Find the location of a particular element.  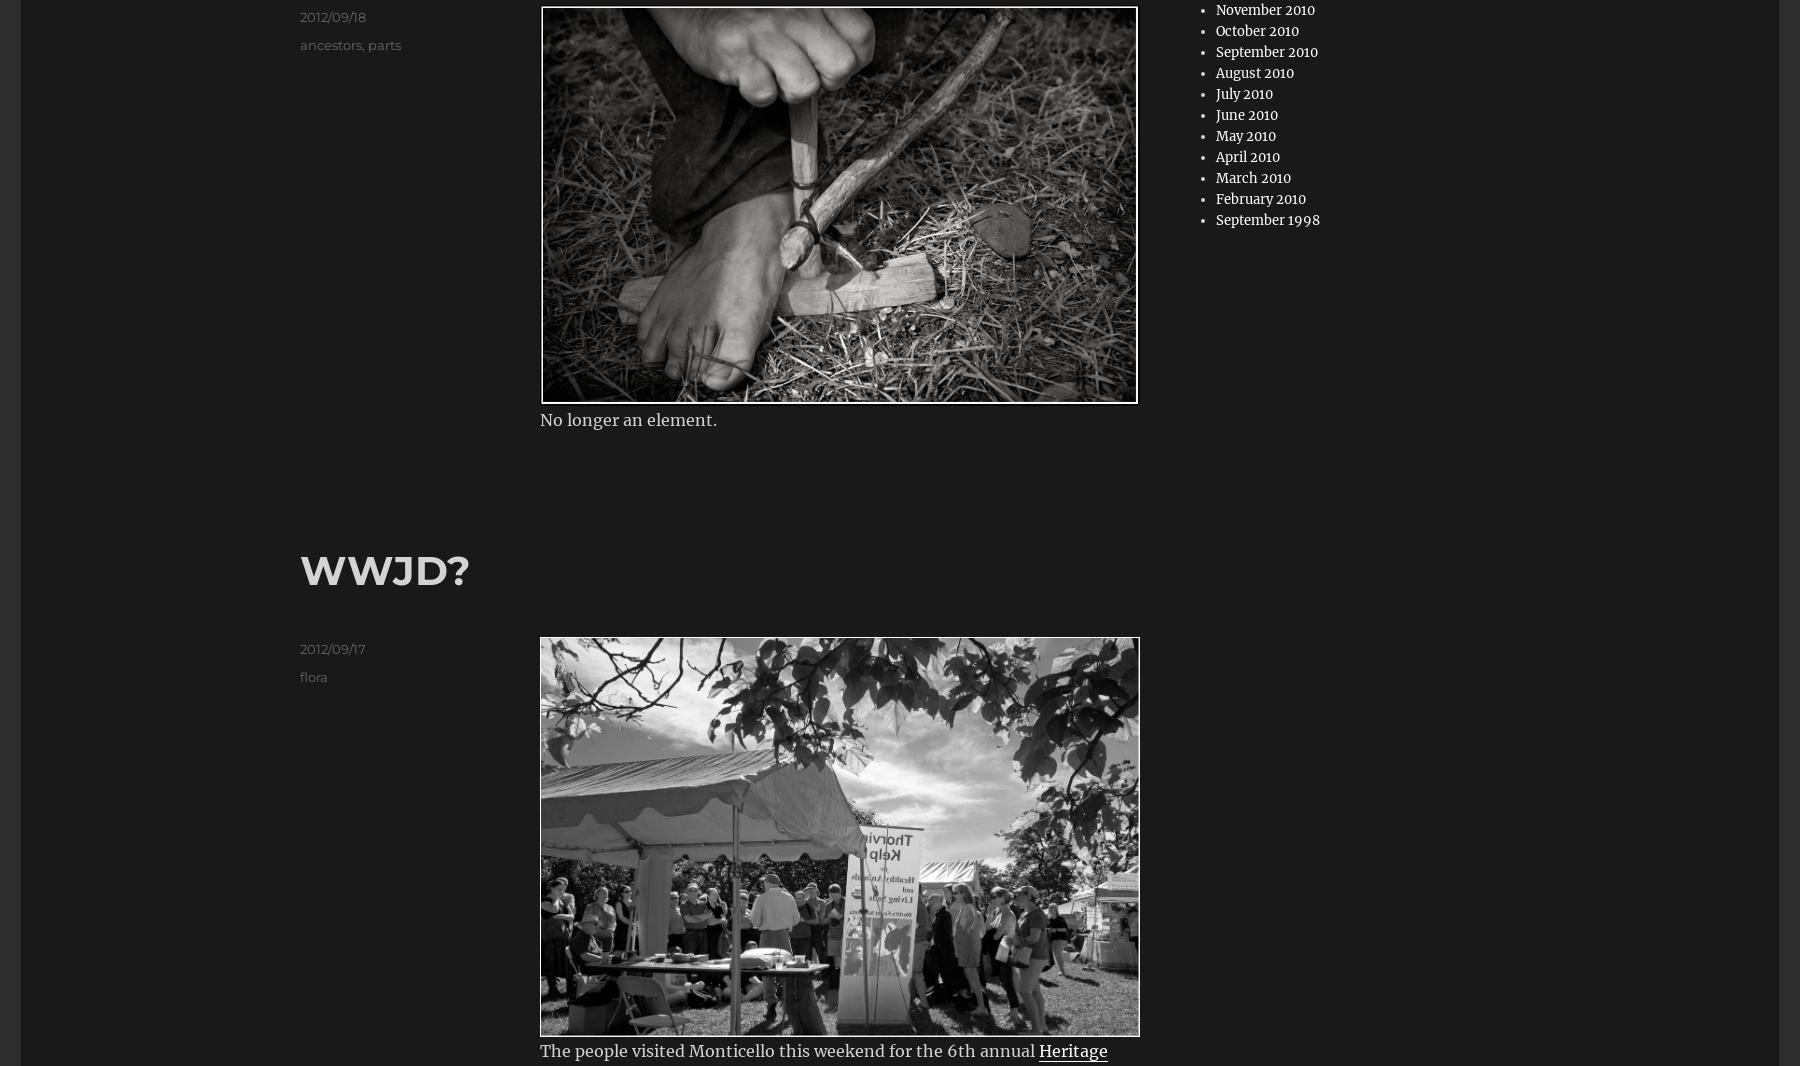

'September 2010' is located at coordinates (1267, 51).